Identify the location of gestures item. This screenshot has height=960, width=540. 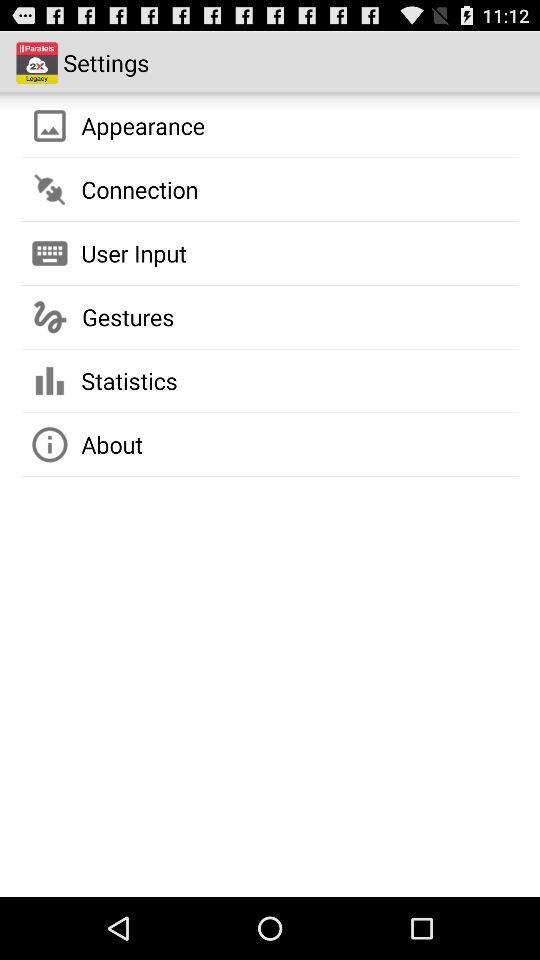
(128, 317).